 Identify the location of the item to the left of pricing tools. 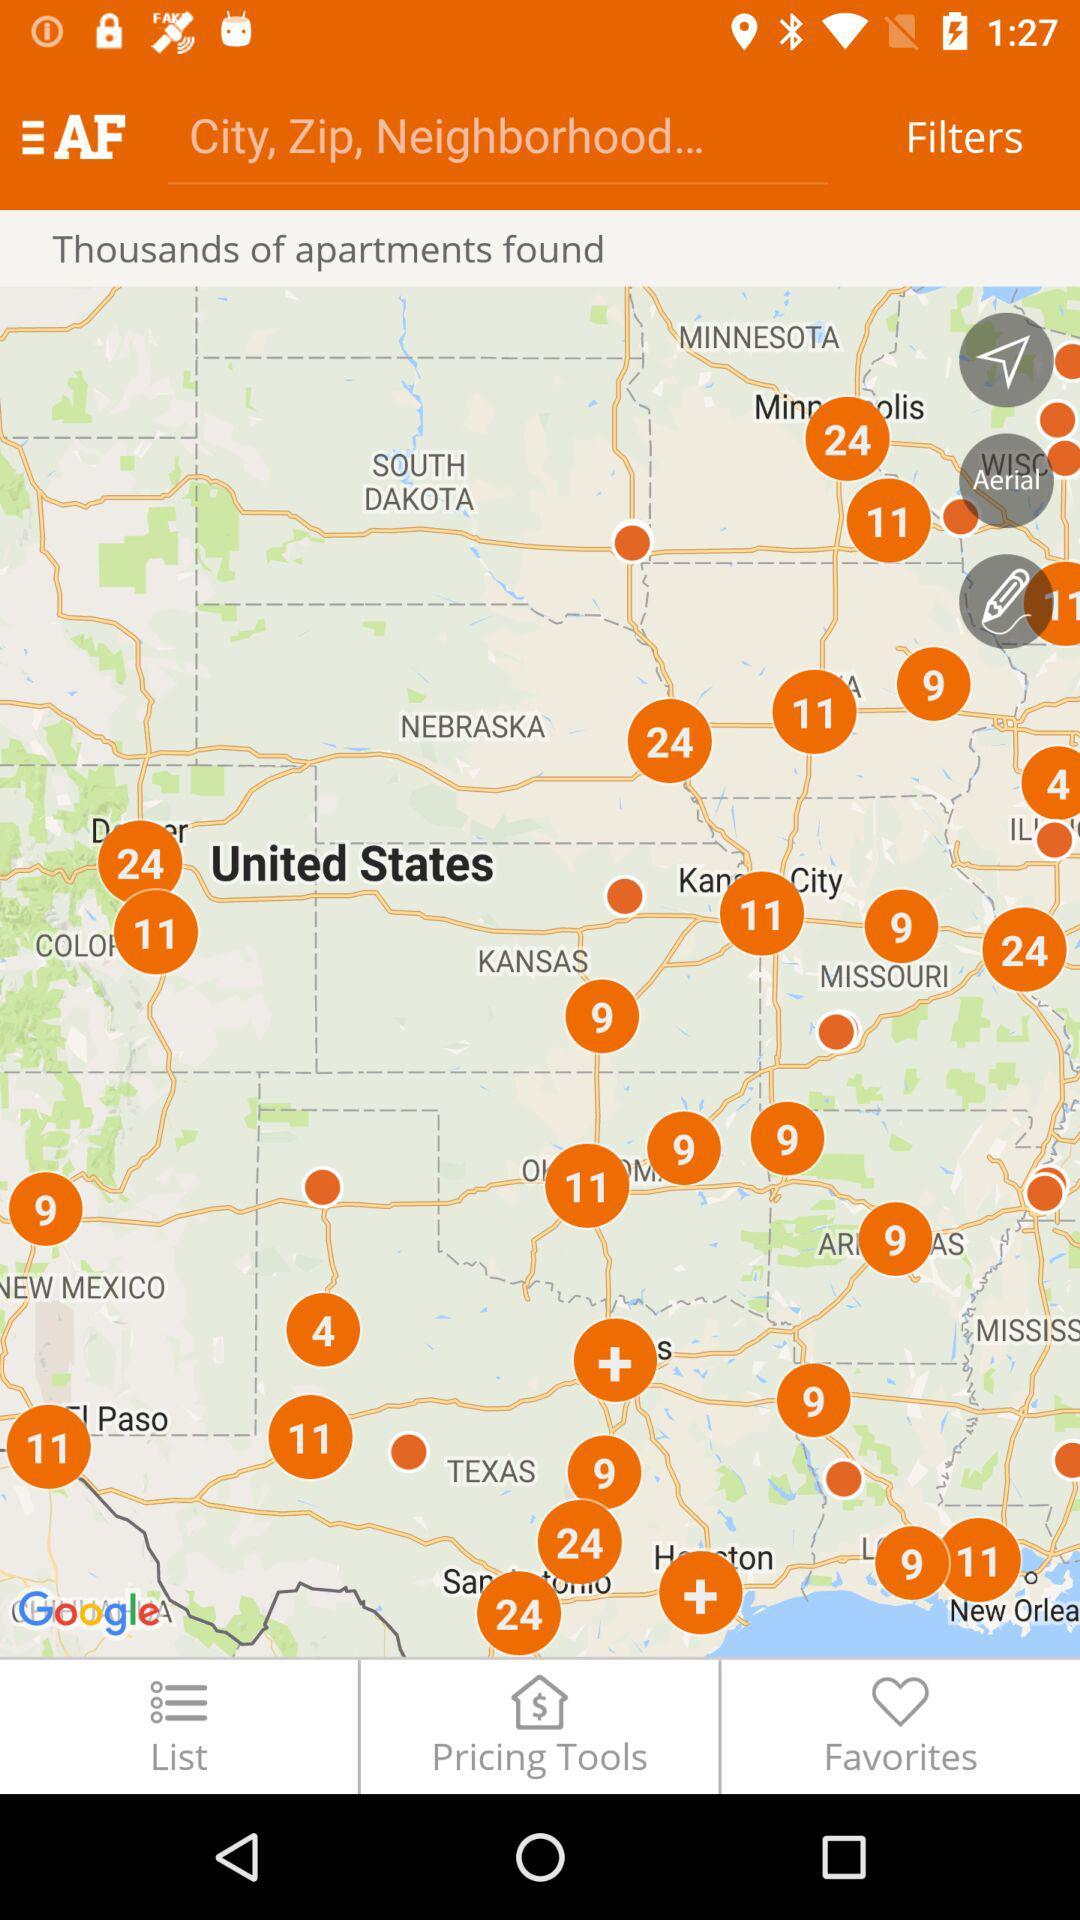
(177, 1725).